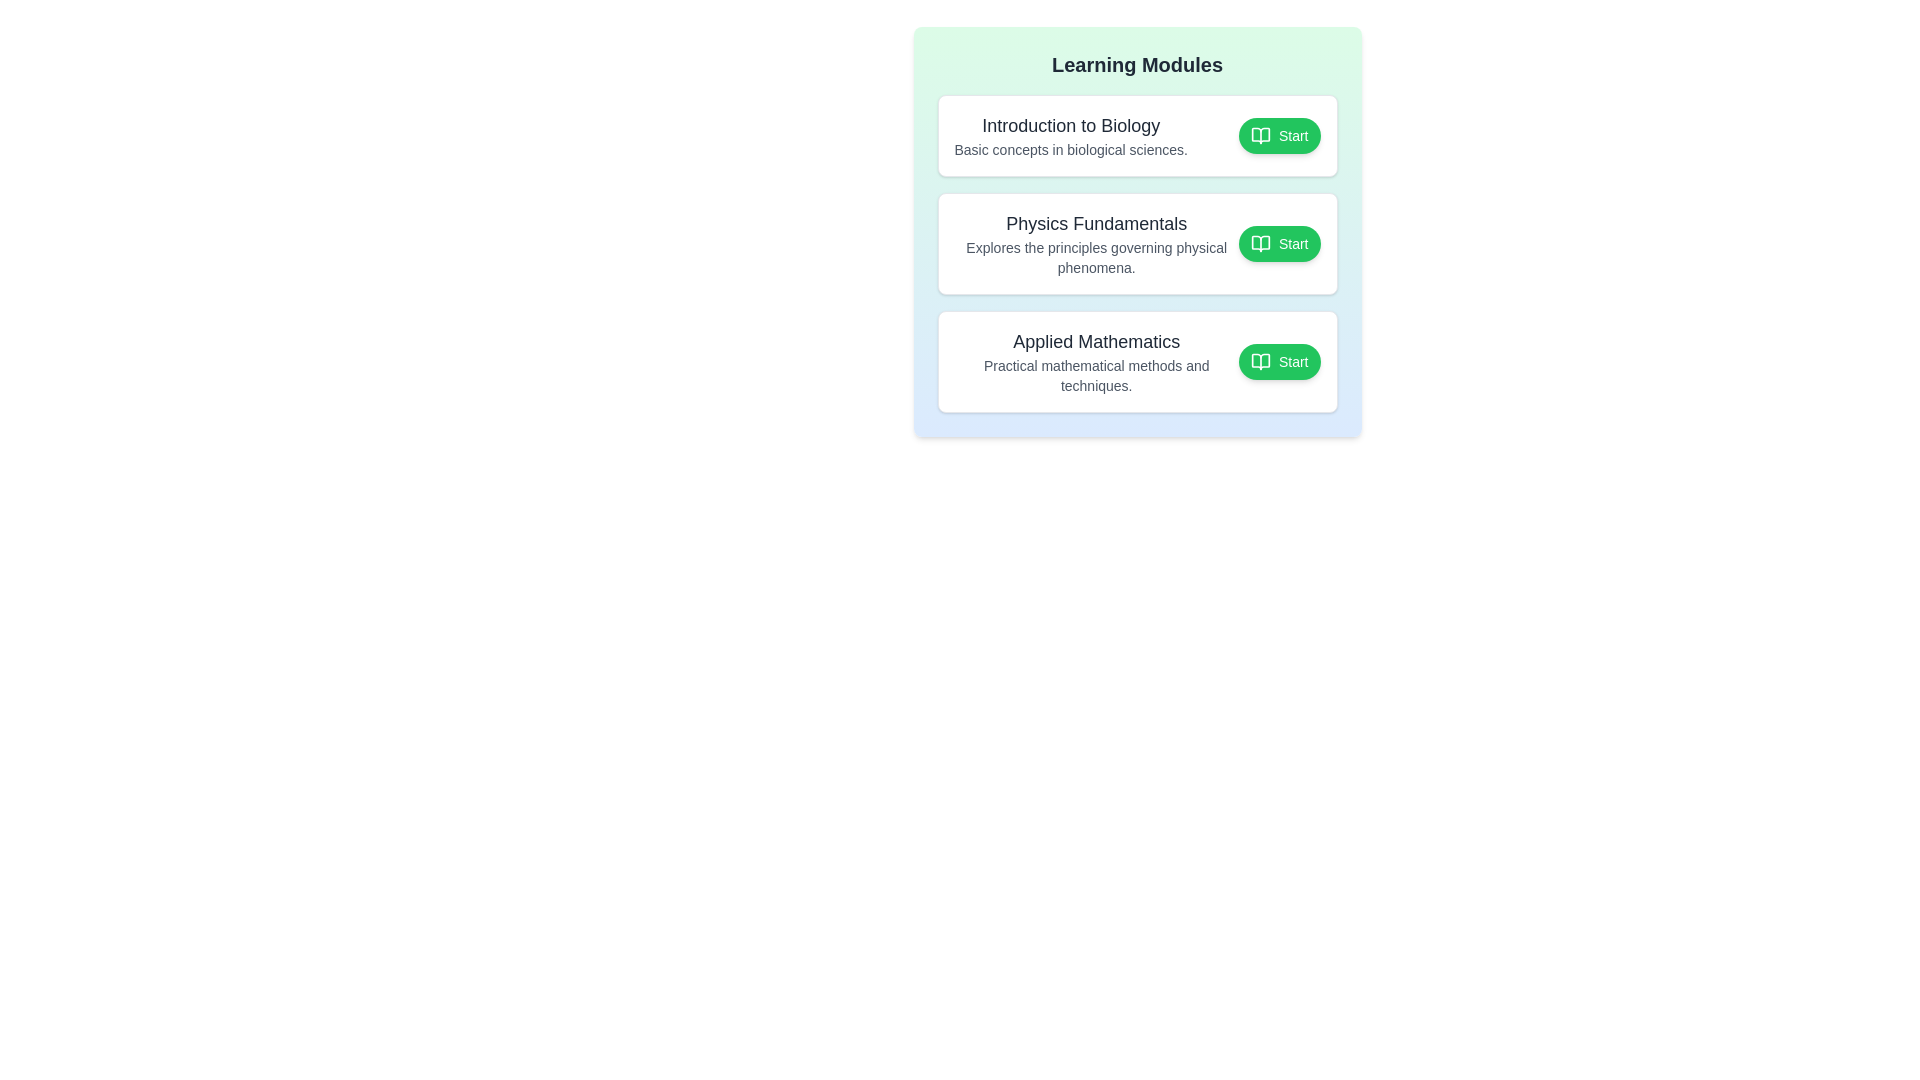 The image size is (1920, 1080). What do you see at coordinates (1277, 362) in the screenshot?
I see `the 'Start' button of the module titled 'Applied Mathematics' to toggle its completion state` at bounding box center [1277, 362].